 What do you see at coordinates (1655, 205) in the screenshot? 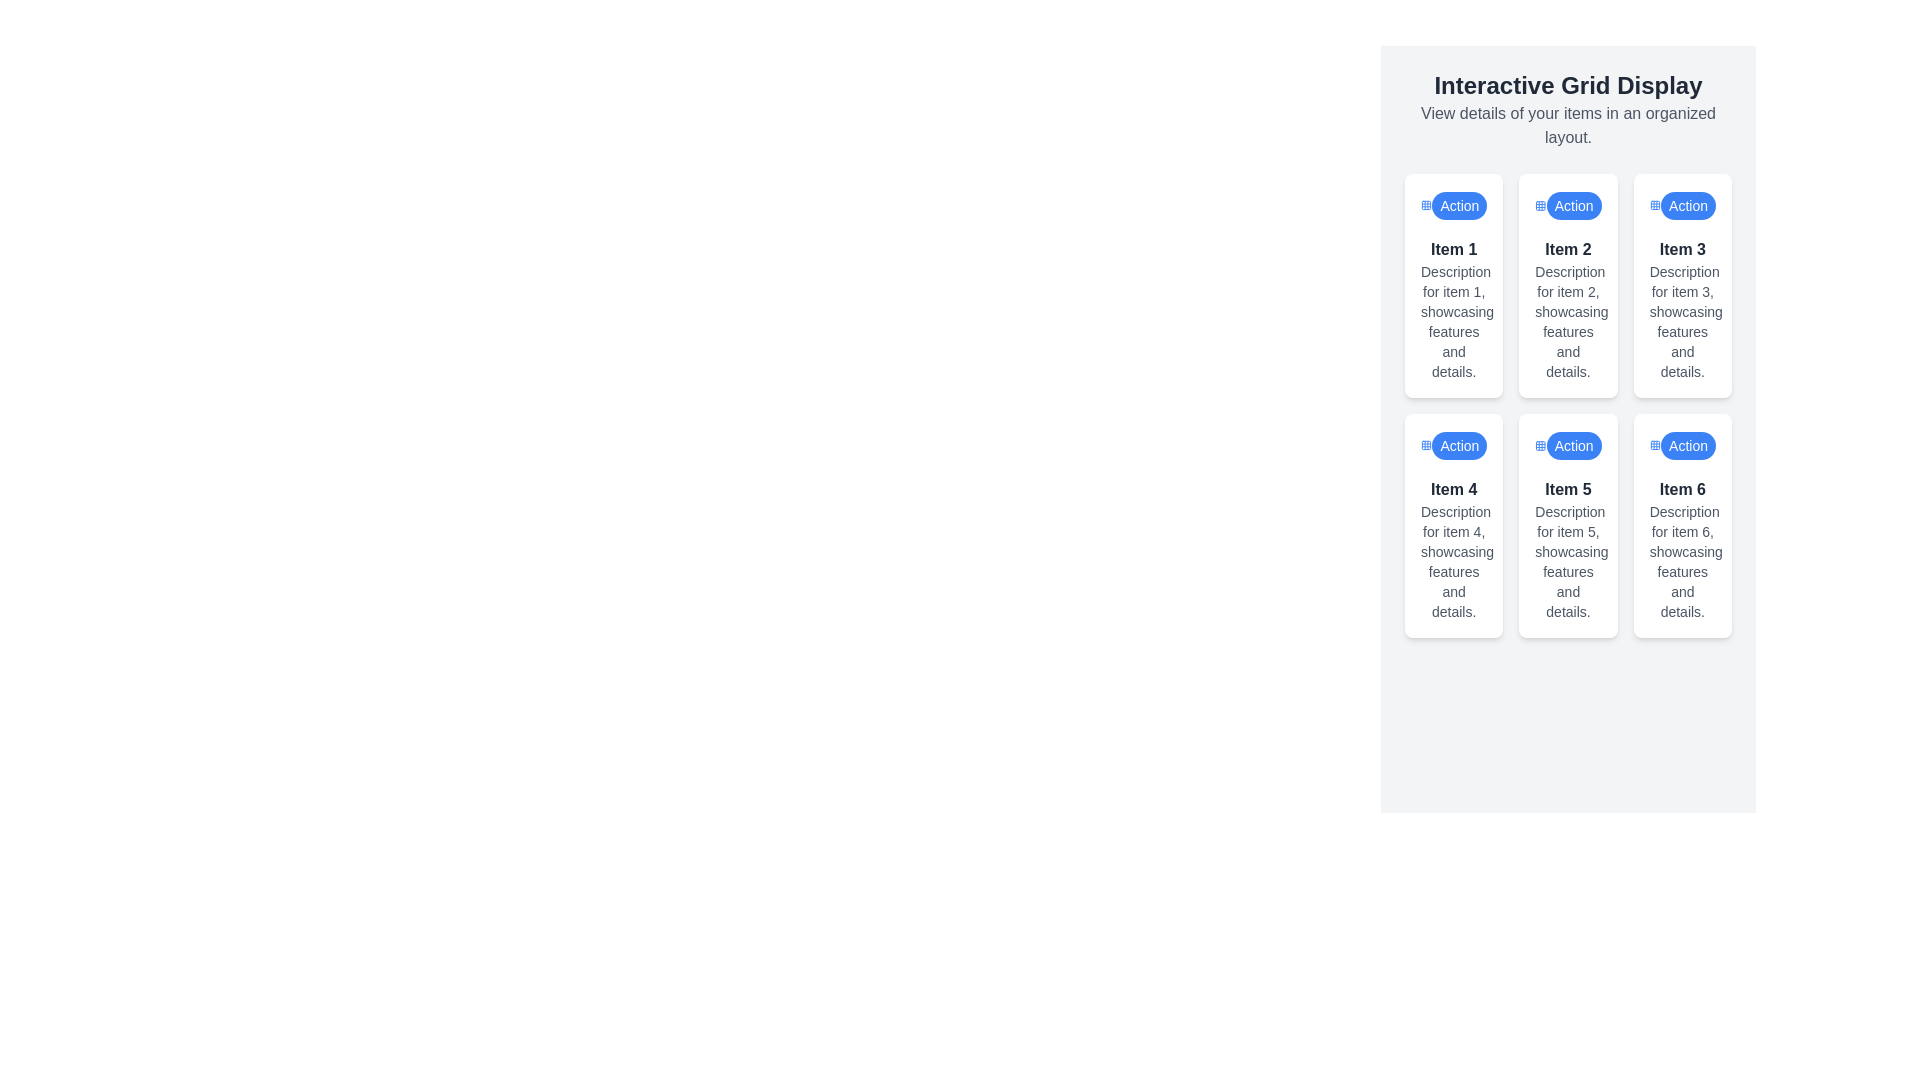
I see `the blue grid icon element located to the left of the 'Action' button in the header section of 'Item 3'` at bounding box center [1655, 205].